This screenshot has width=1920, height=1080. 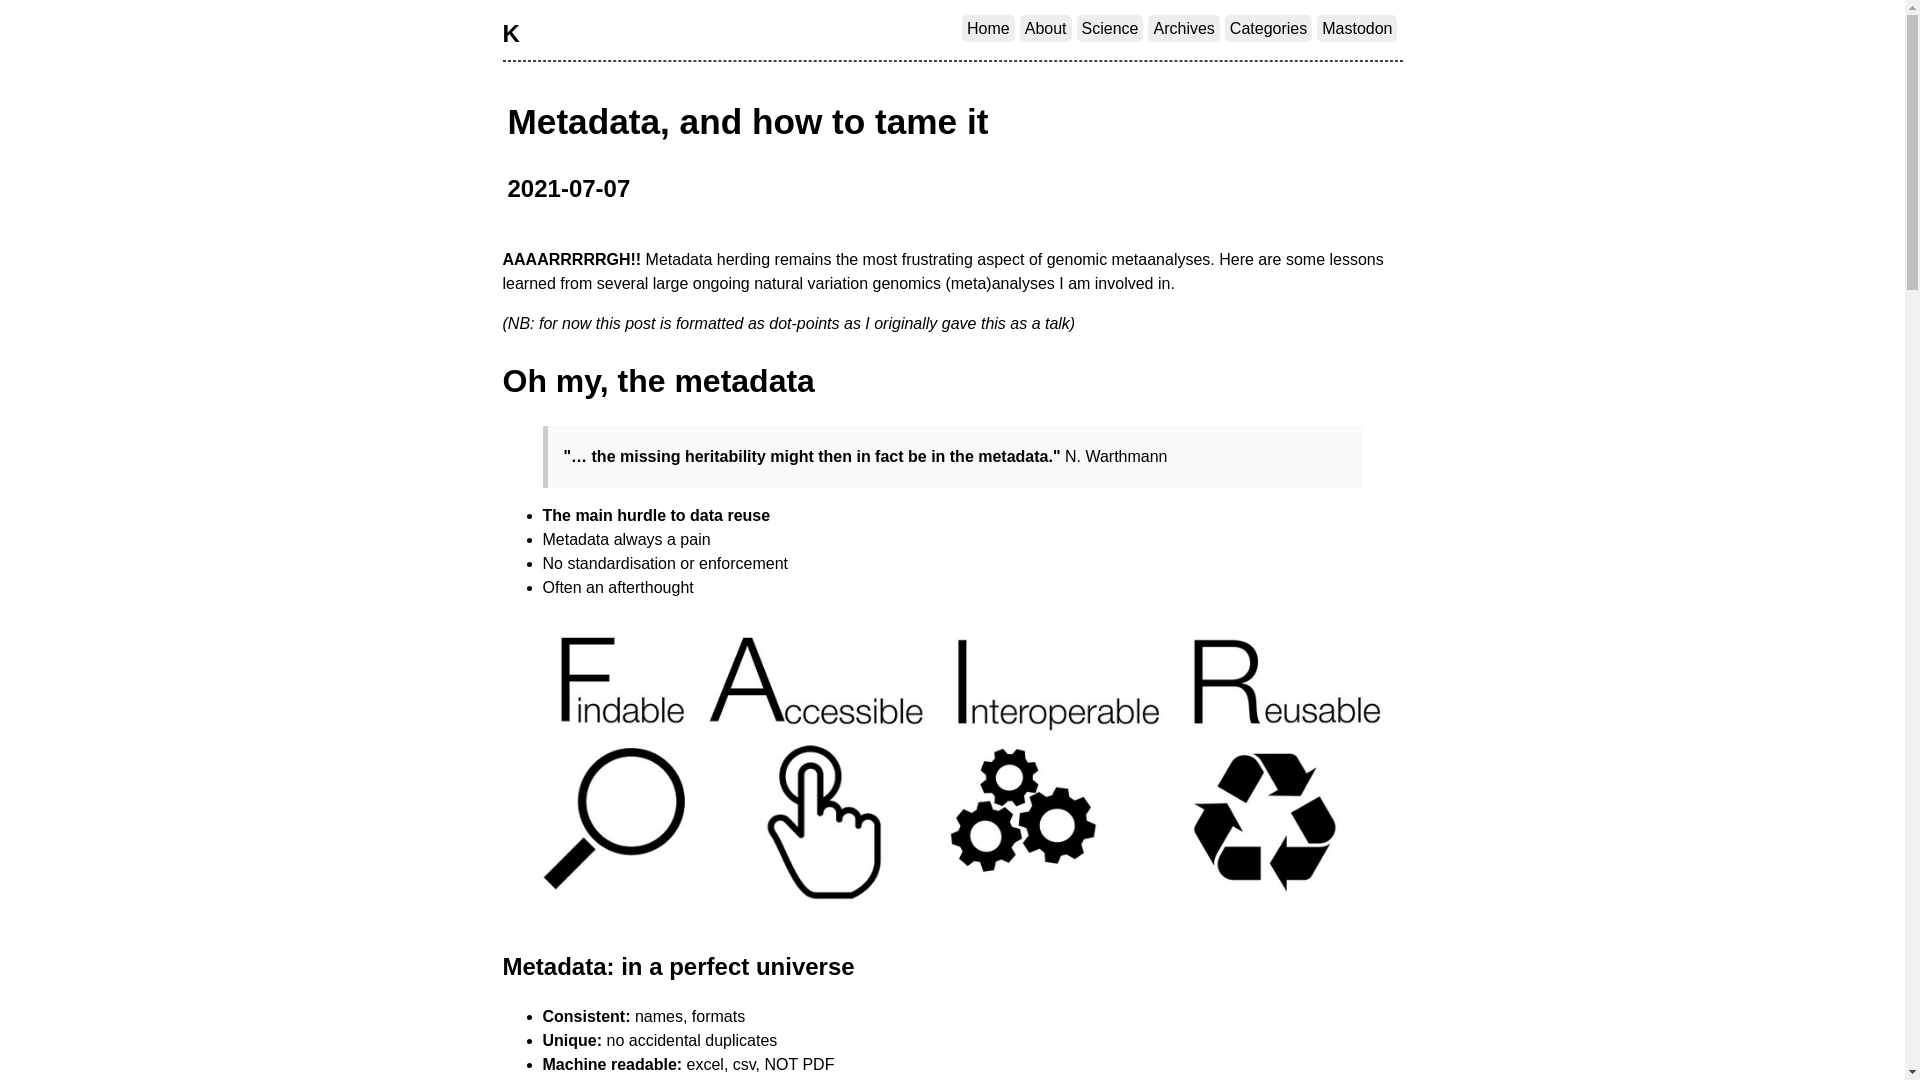 What do you see at coordinates (502, 34) in the screenshot?
I see `'K'` at bounding box center [502, 34].